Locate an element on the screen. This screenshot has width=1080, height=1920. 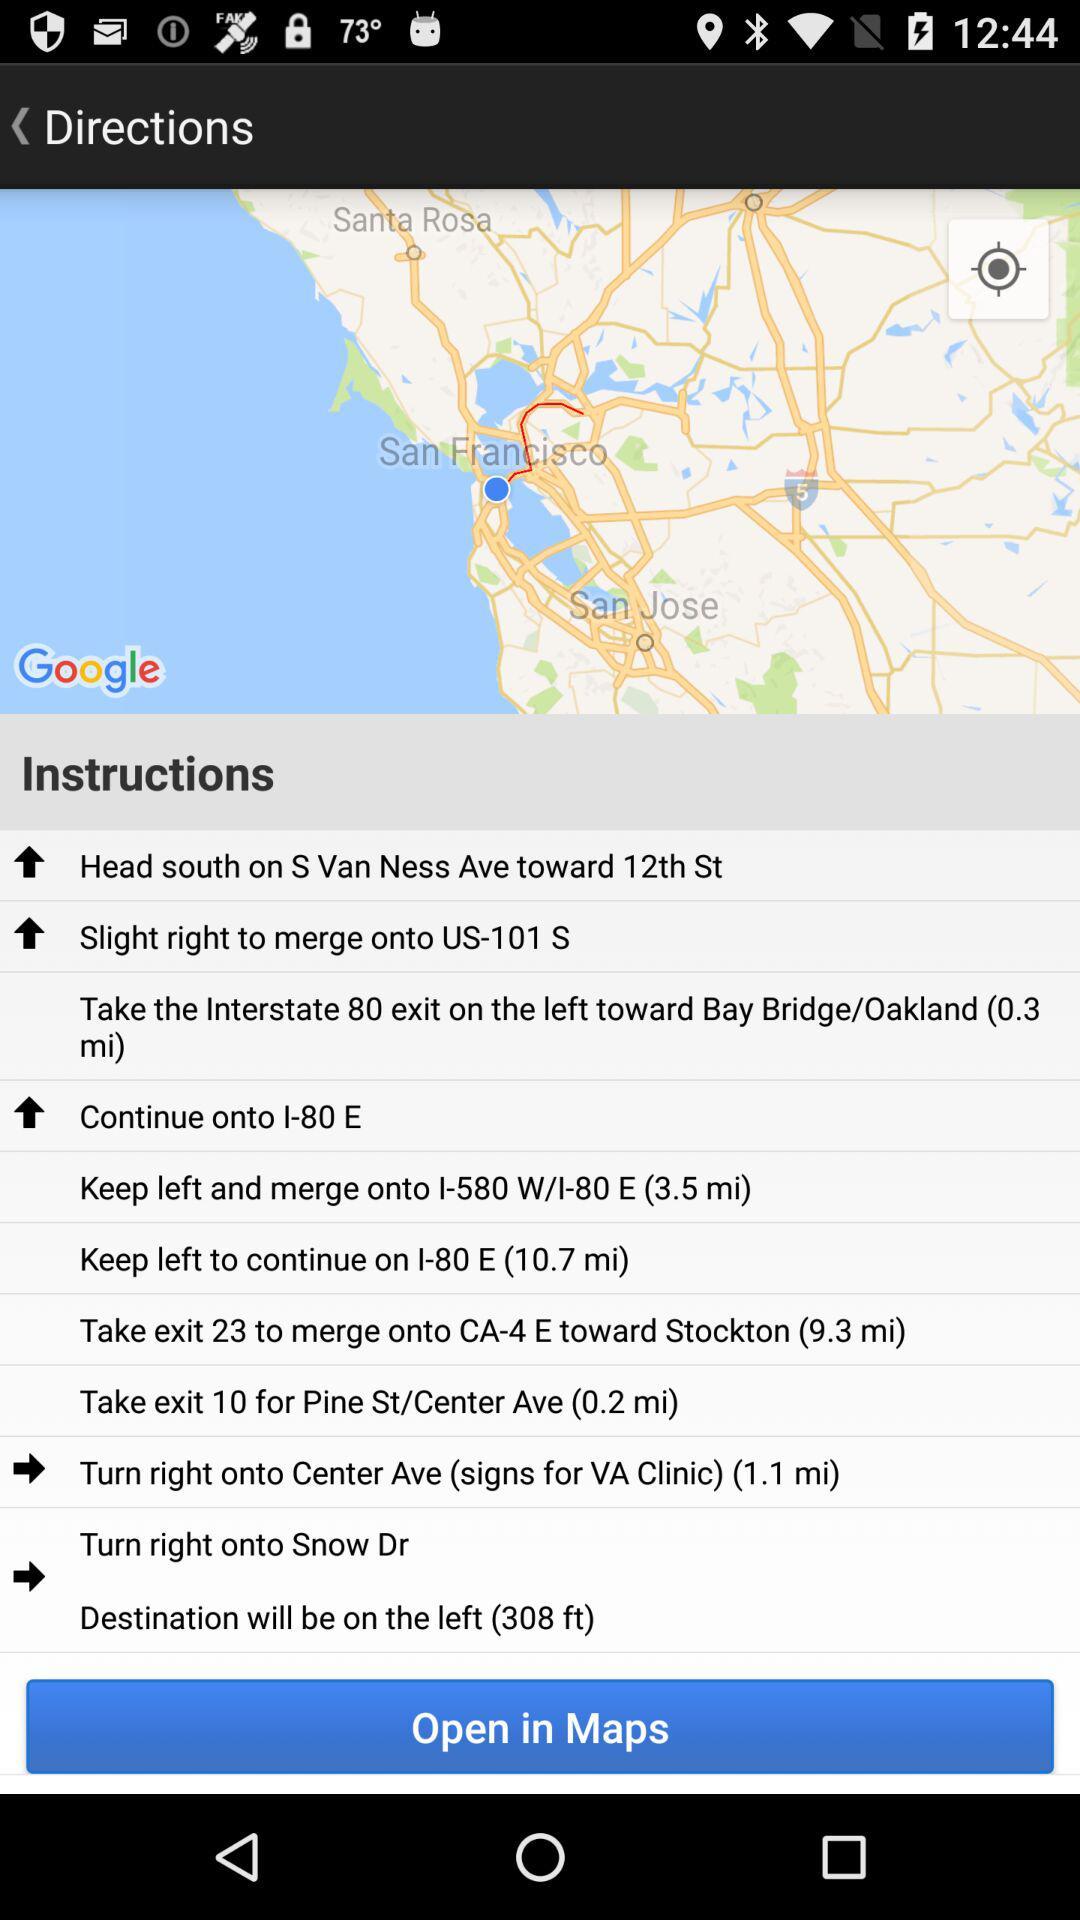
the icon above the instructions icon is located at coordinates (998, 269).